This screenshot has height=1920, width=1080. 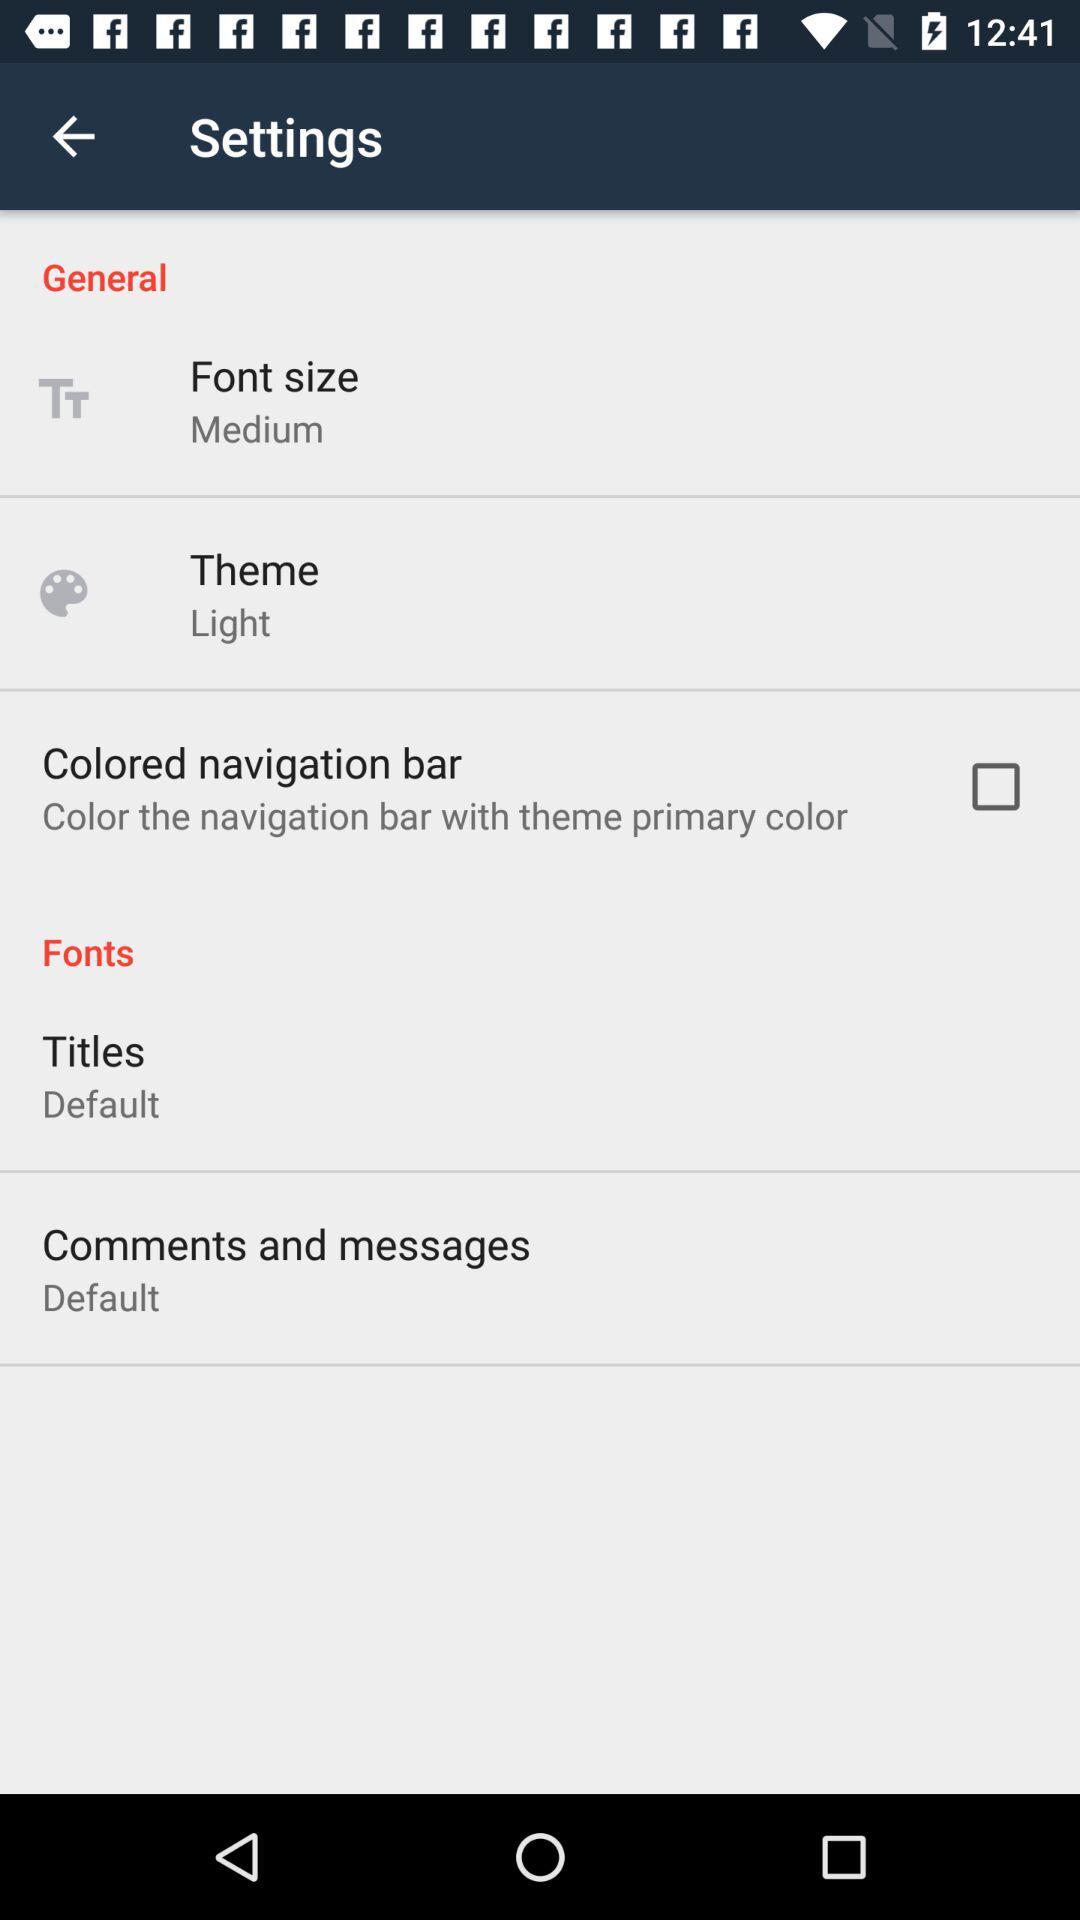 What do you see at coordinates (93, 1049) in the screenshot?
I see `the titles` at bounding box center [93, 1049].